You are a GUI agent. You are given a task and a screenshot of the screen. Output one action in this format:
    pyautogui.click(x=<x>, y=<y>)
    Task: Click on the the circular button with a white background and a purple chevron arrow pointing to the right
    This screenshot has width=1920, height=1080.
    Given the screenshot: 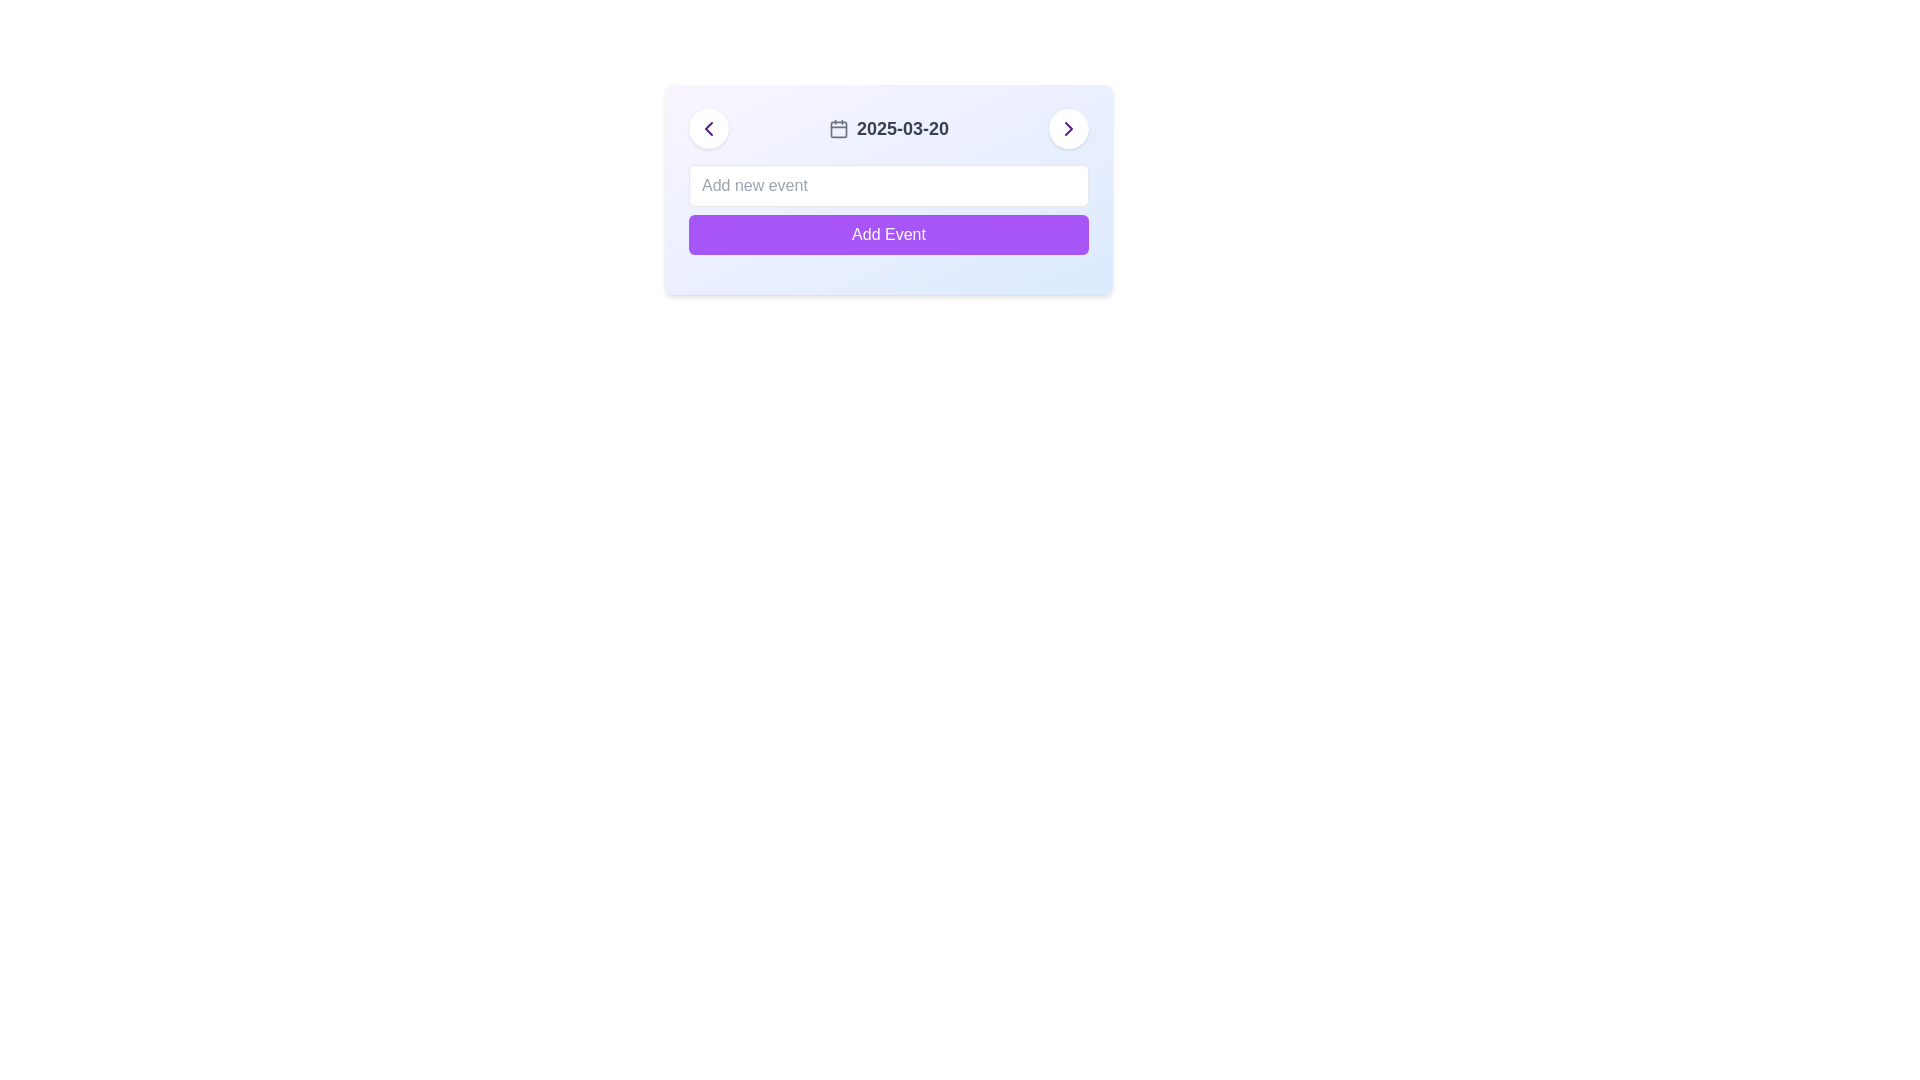 What is the action you would take?
    pyautogui.click(x=1068, y=128)
    